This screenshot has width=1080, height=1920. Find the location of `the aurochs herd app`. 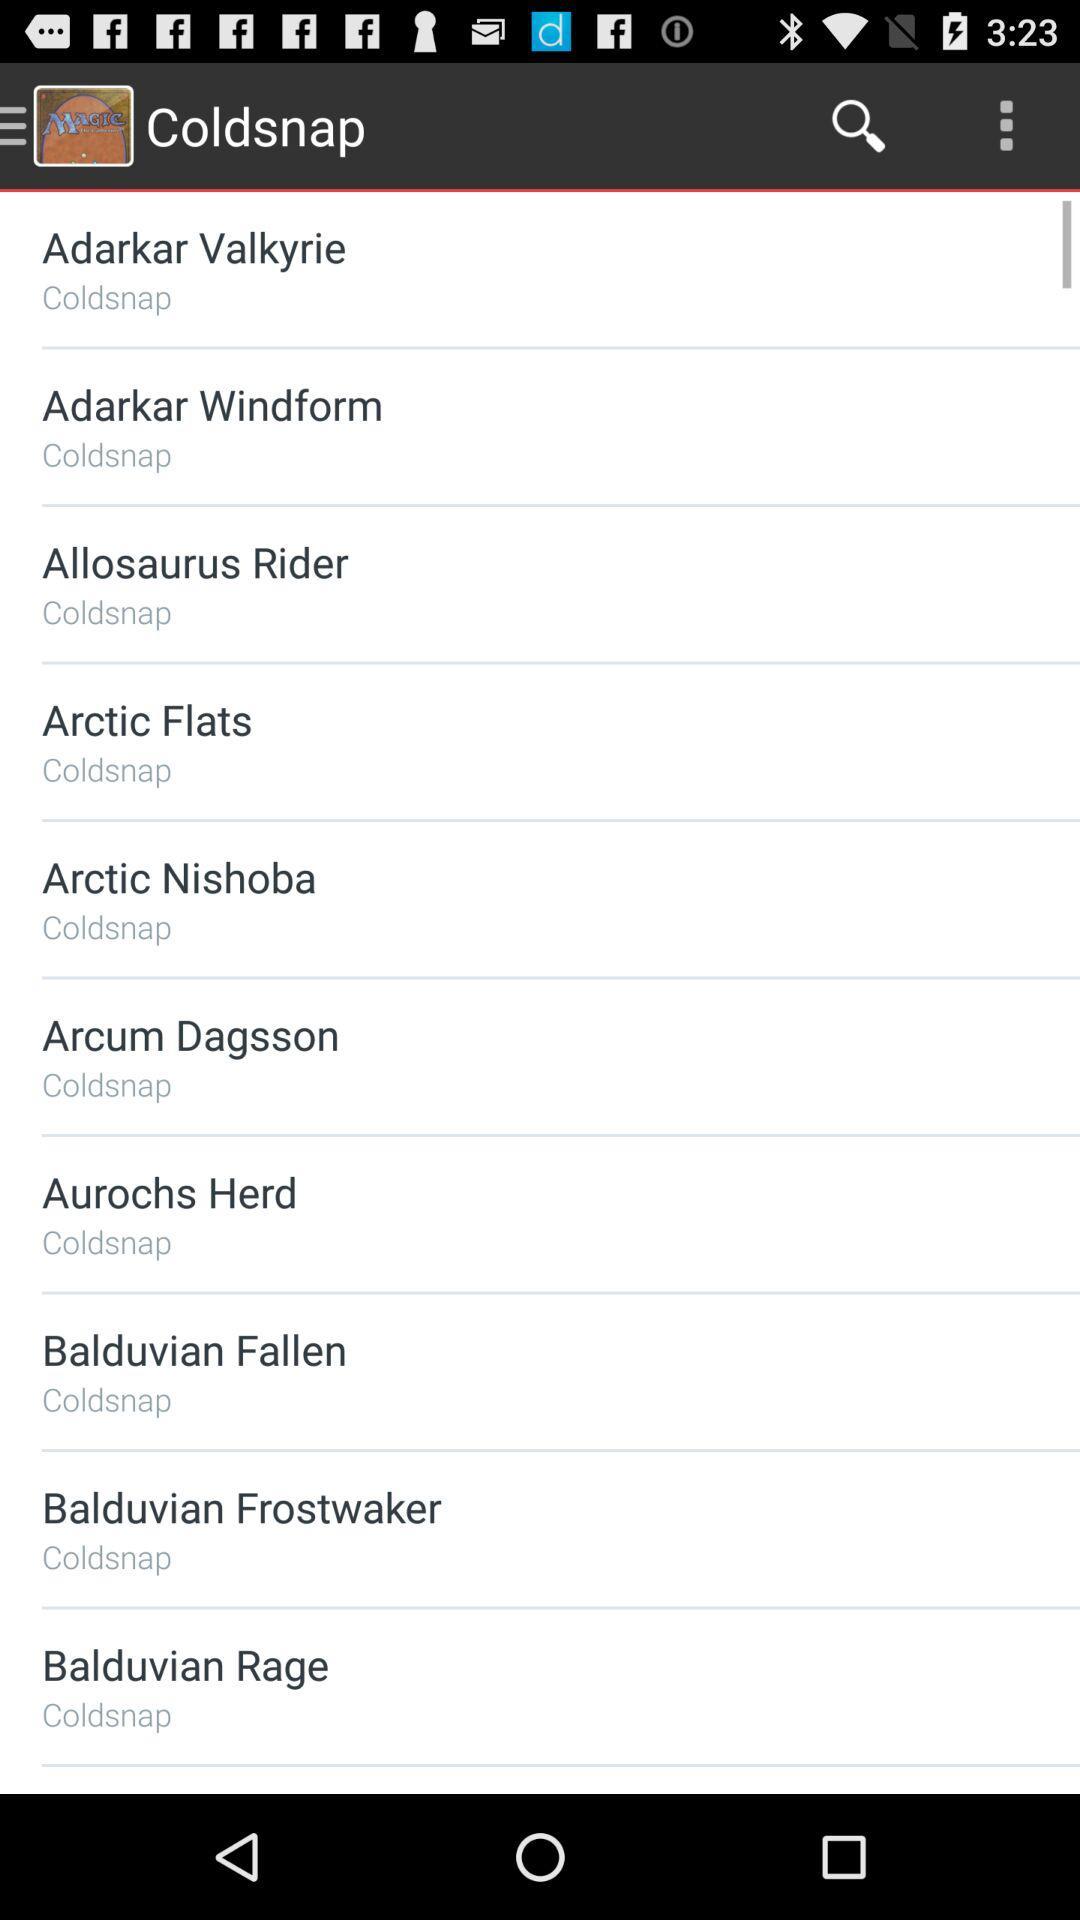

the aurochs herd app is located at coordinates (507, 1191).